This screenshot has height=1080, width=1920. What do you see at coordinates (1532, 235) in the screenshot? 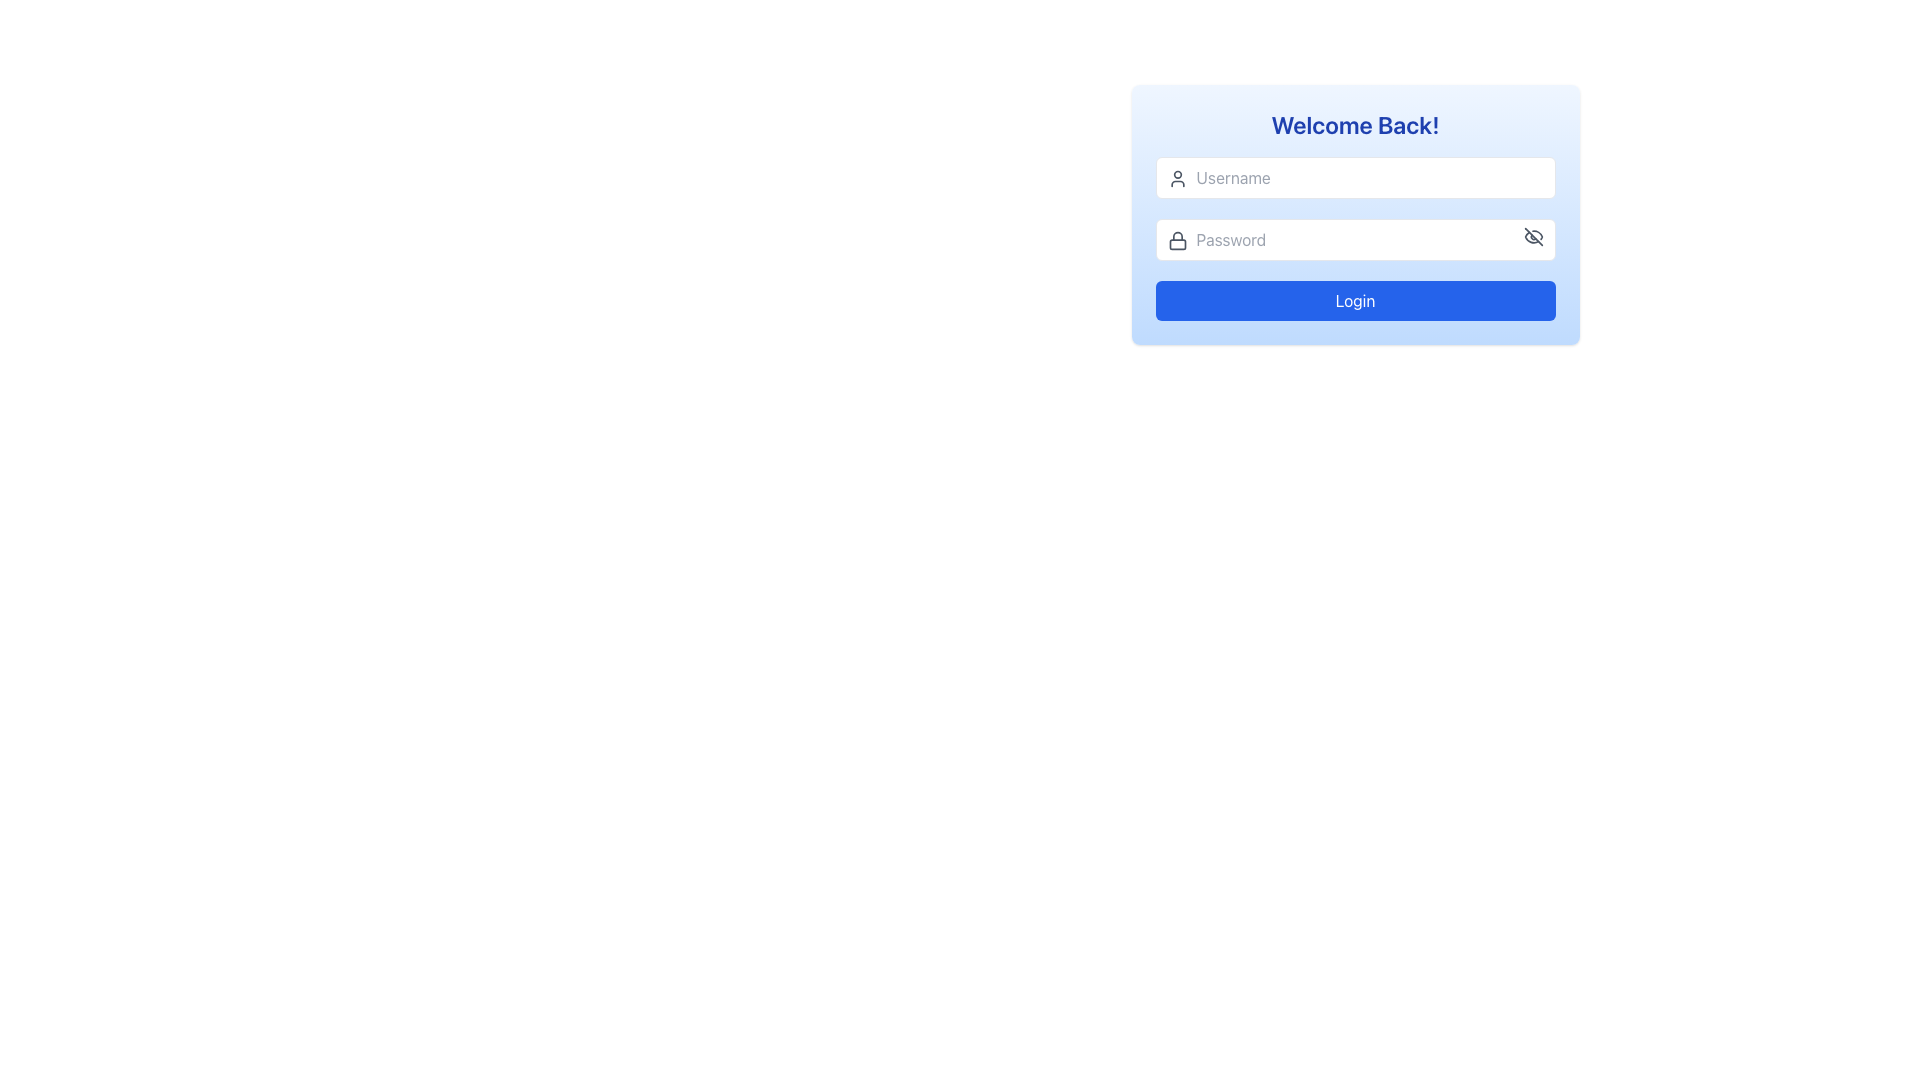
I see `the button located at the top-right corner of the password input field` at bounding box center [1532, 235].